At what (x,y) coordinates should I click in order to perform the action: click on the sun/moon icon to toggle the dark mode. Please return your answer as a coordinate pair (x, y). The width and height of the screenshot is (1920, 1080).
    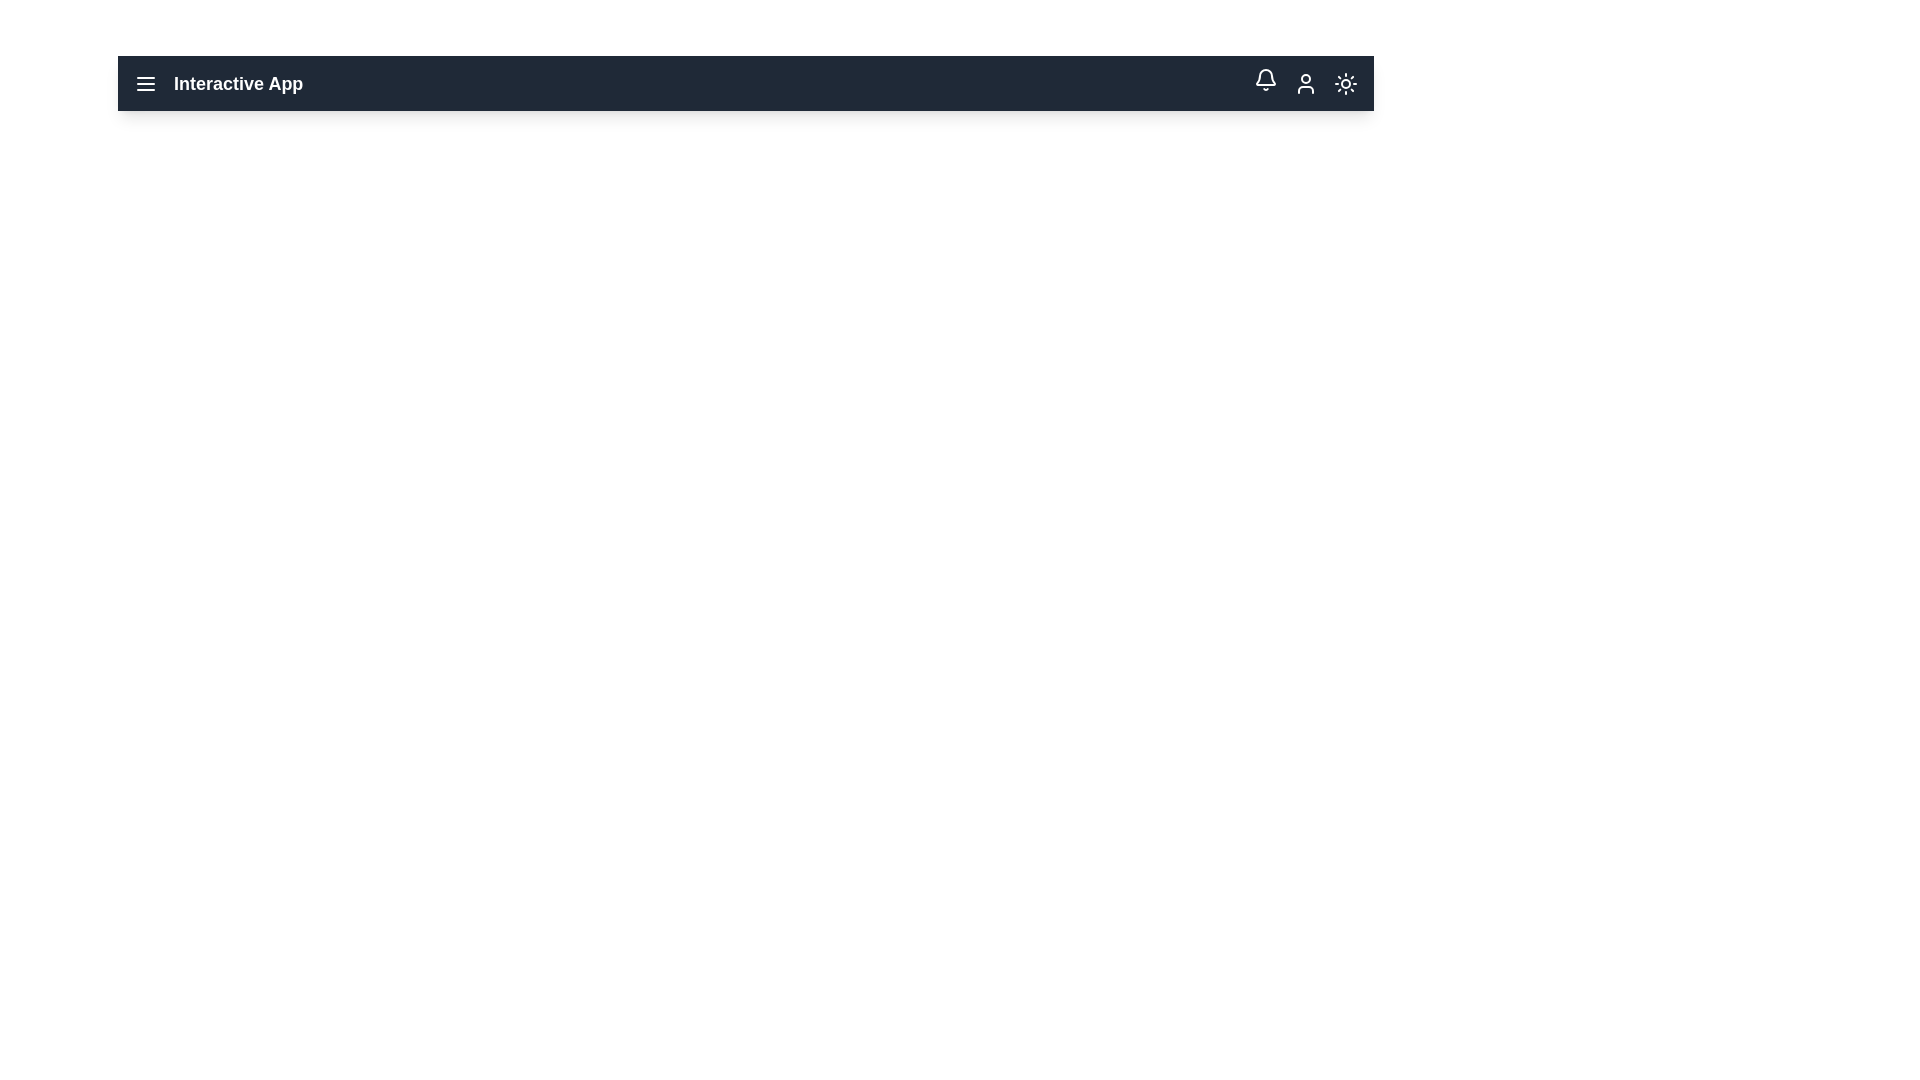
    Looking at the image, I should click on (1345, 82).